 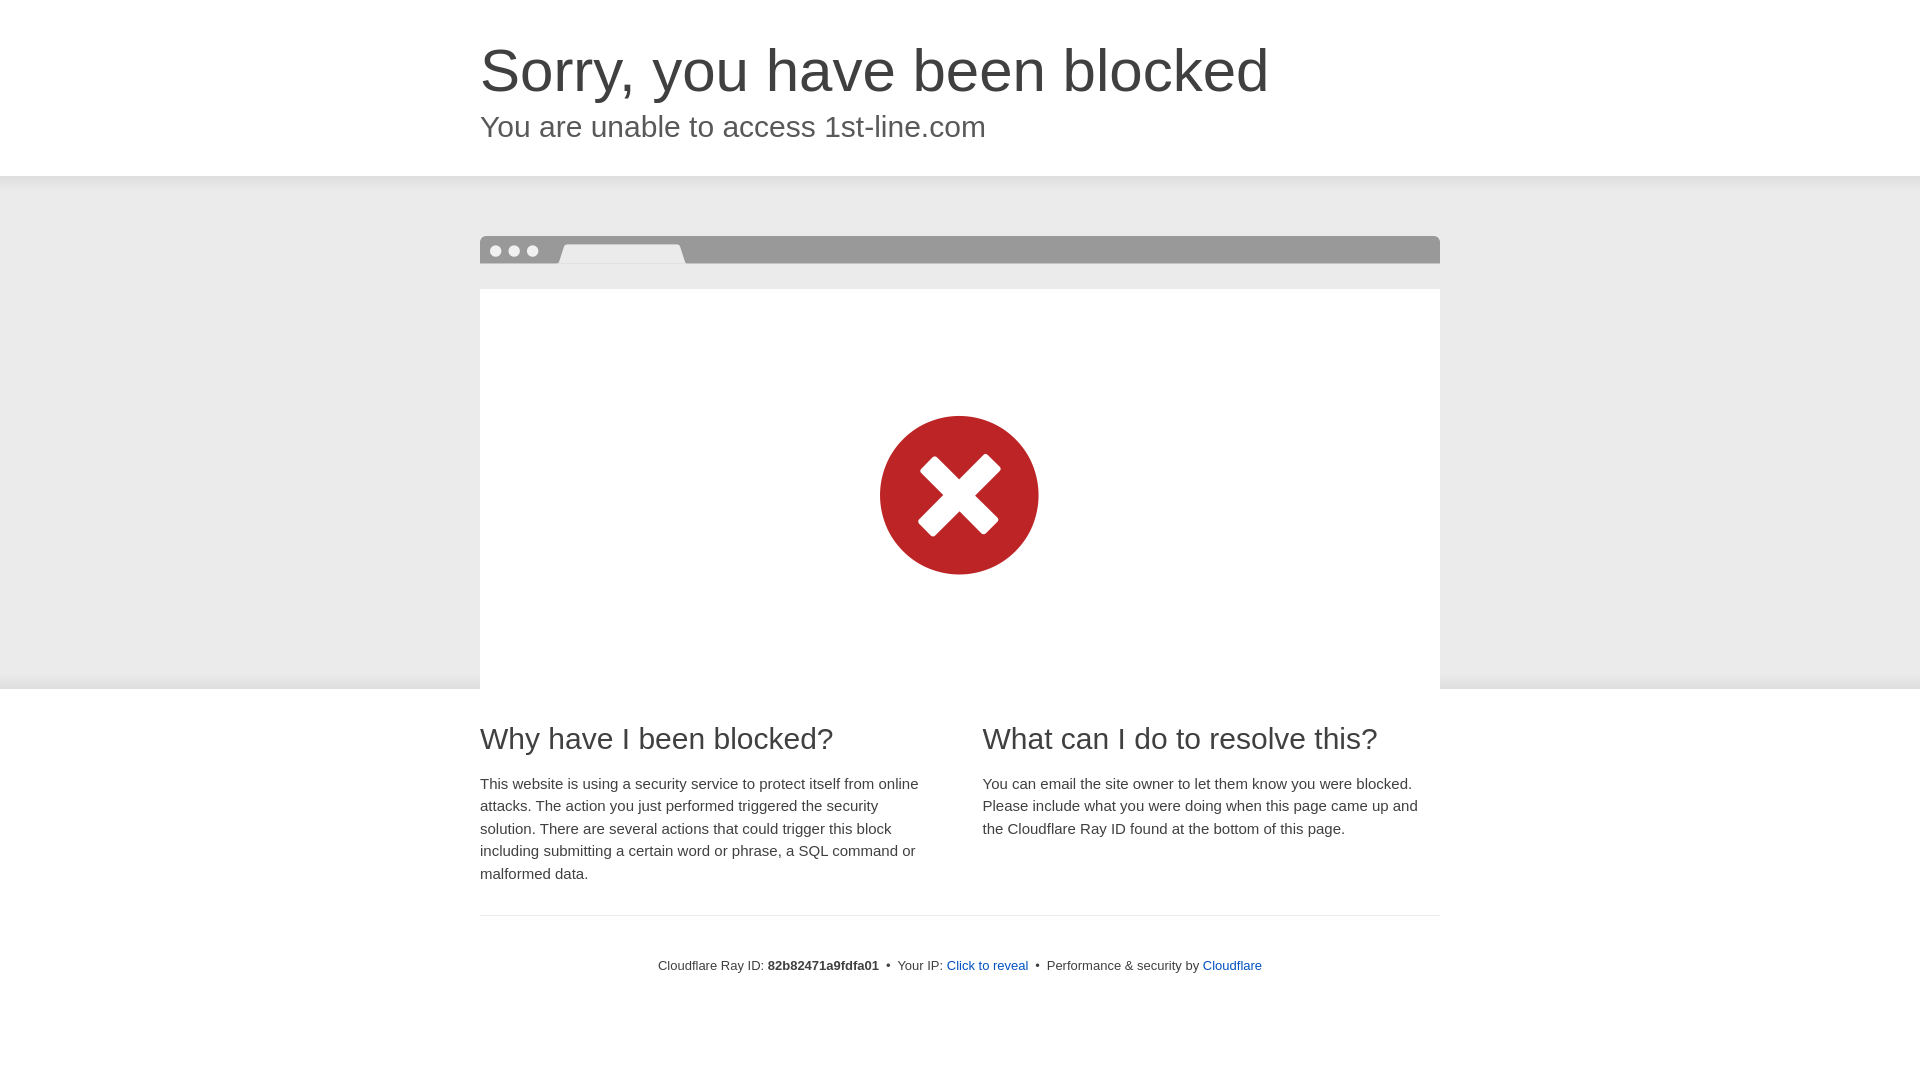 I want to click on 'Cloudflare', so click(x=1231, y=964).